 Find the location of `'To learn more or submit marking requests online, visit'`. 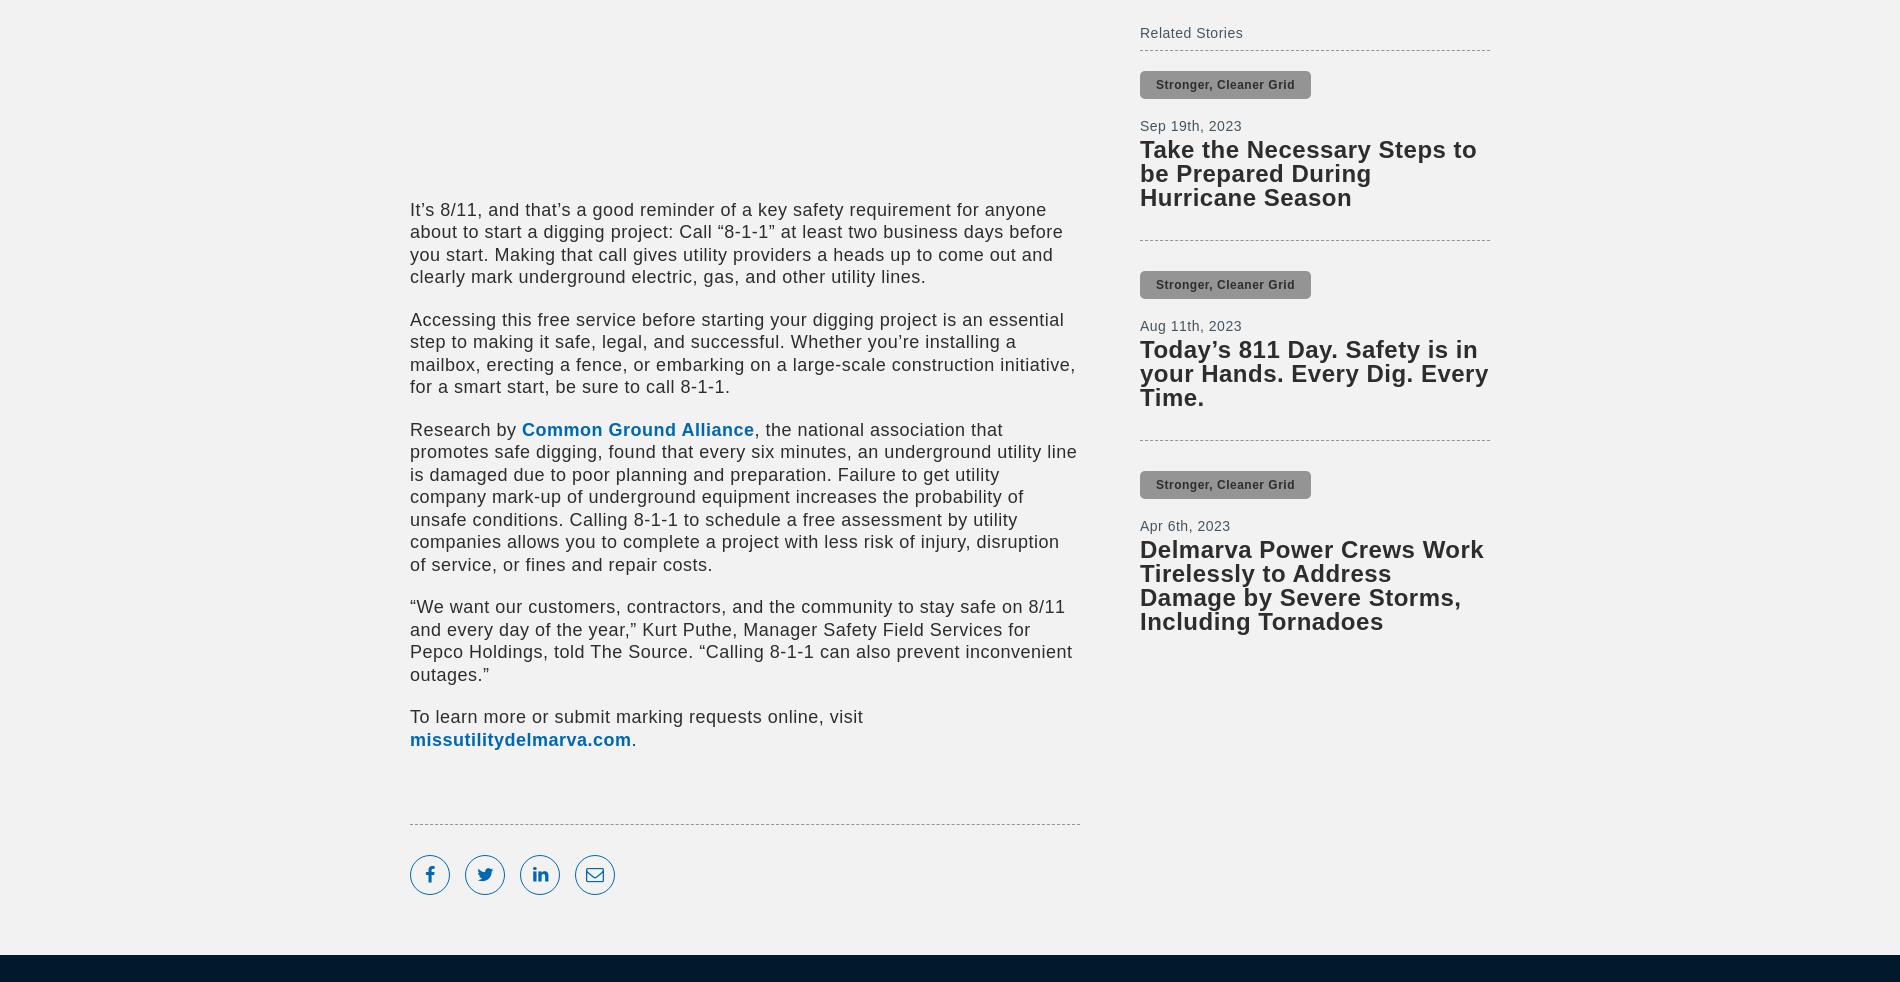

'To learn more or submit marking requests online, visit' is located at coordinates (636, 715).